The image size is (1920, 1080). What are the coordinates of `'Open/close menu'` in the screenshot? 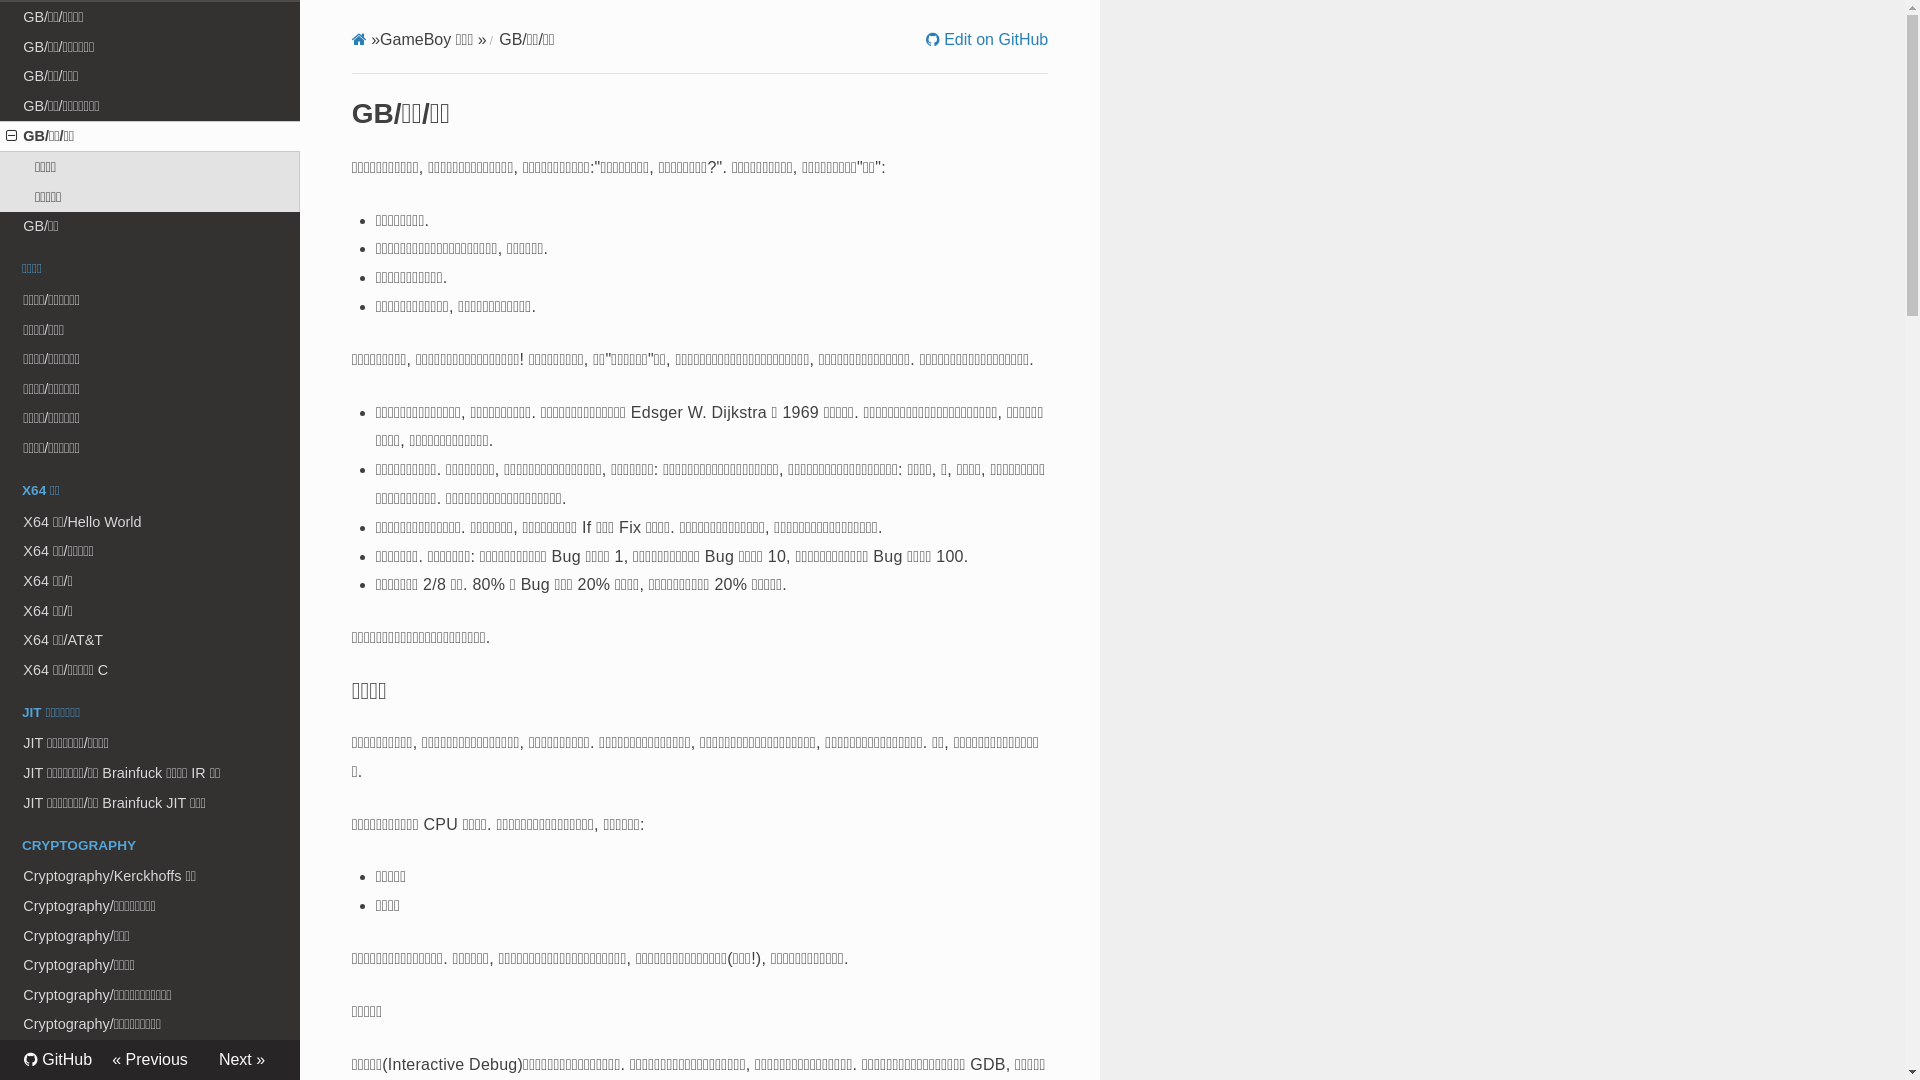 It's located at (11, 135).